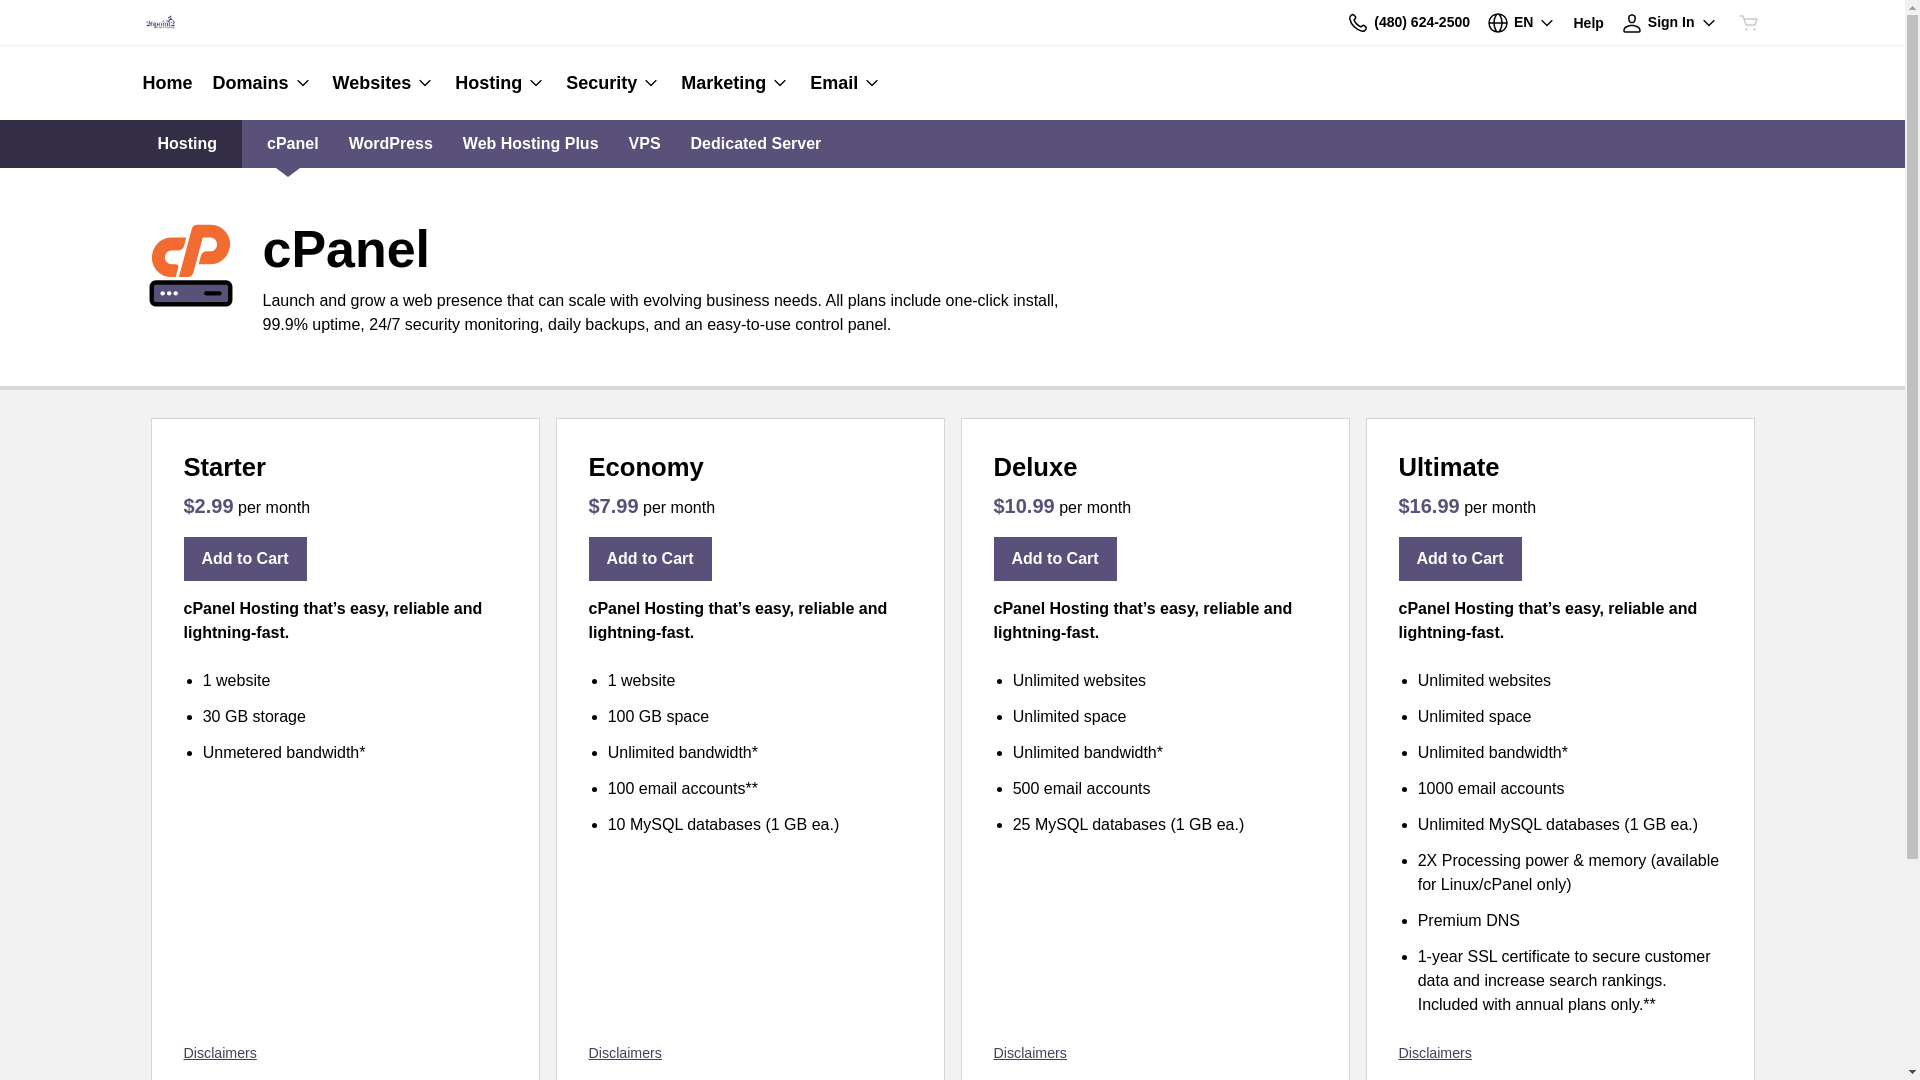  I want to click on 'VPS', so click(644, 142).